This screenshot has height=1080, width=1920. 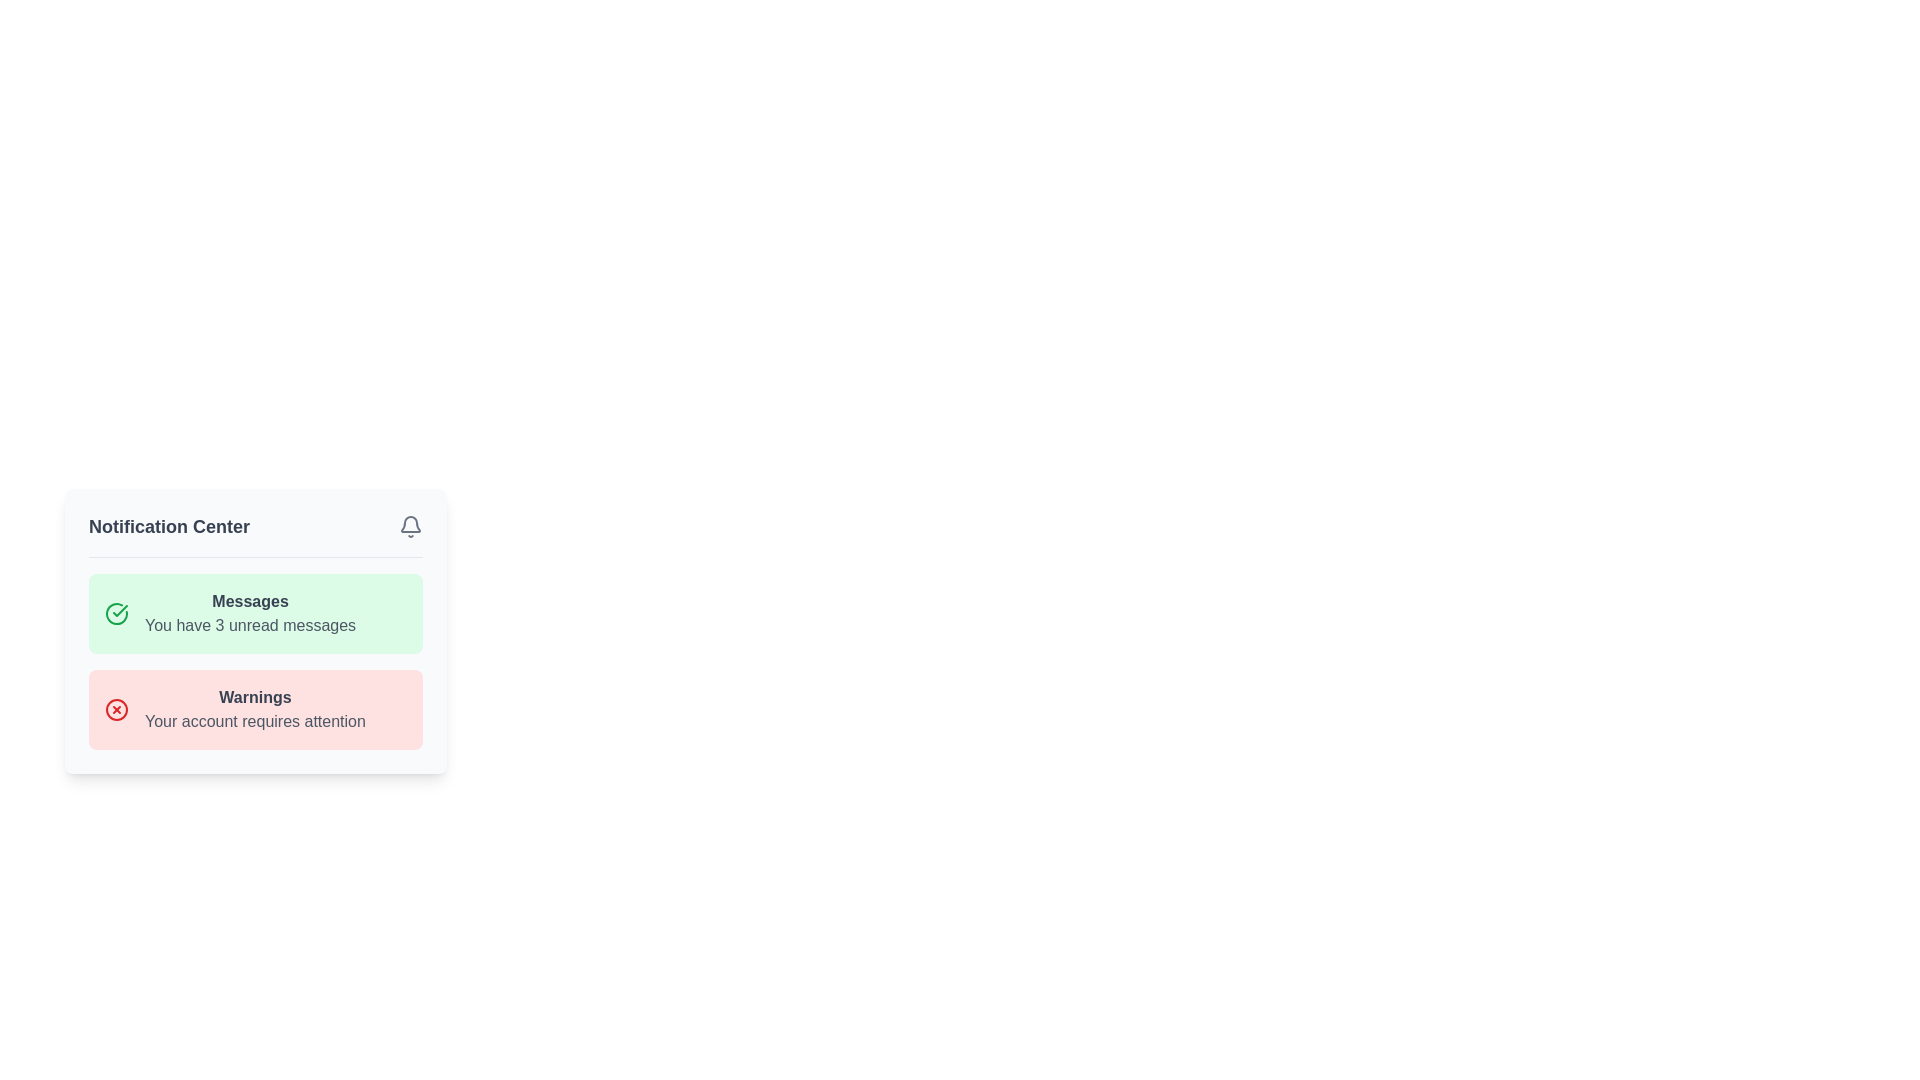 I want to click on the Text label that serves as a title for the notification related to messages, located at the top of a list item within the Notification Center, so click(x=249, y=600).